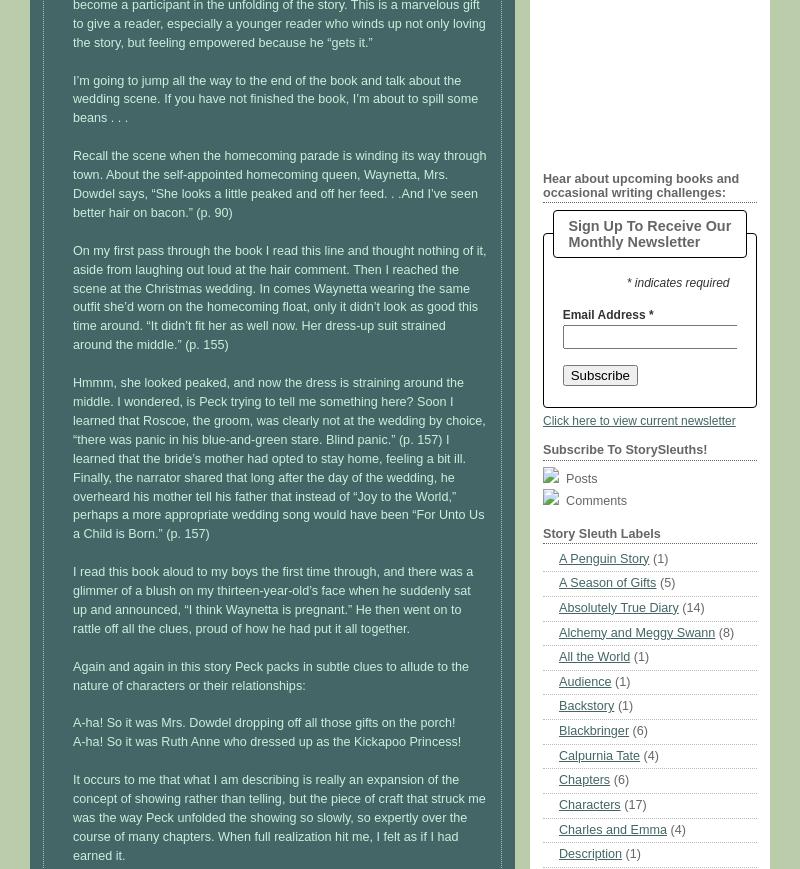 This screenshot has width=800, height=869. Describe the element at coordinates (604, 557) in the screenshot. I see `'A Penguin Story'` at that location.